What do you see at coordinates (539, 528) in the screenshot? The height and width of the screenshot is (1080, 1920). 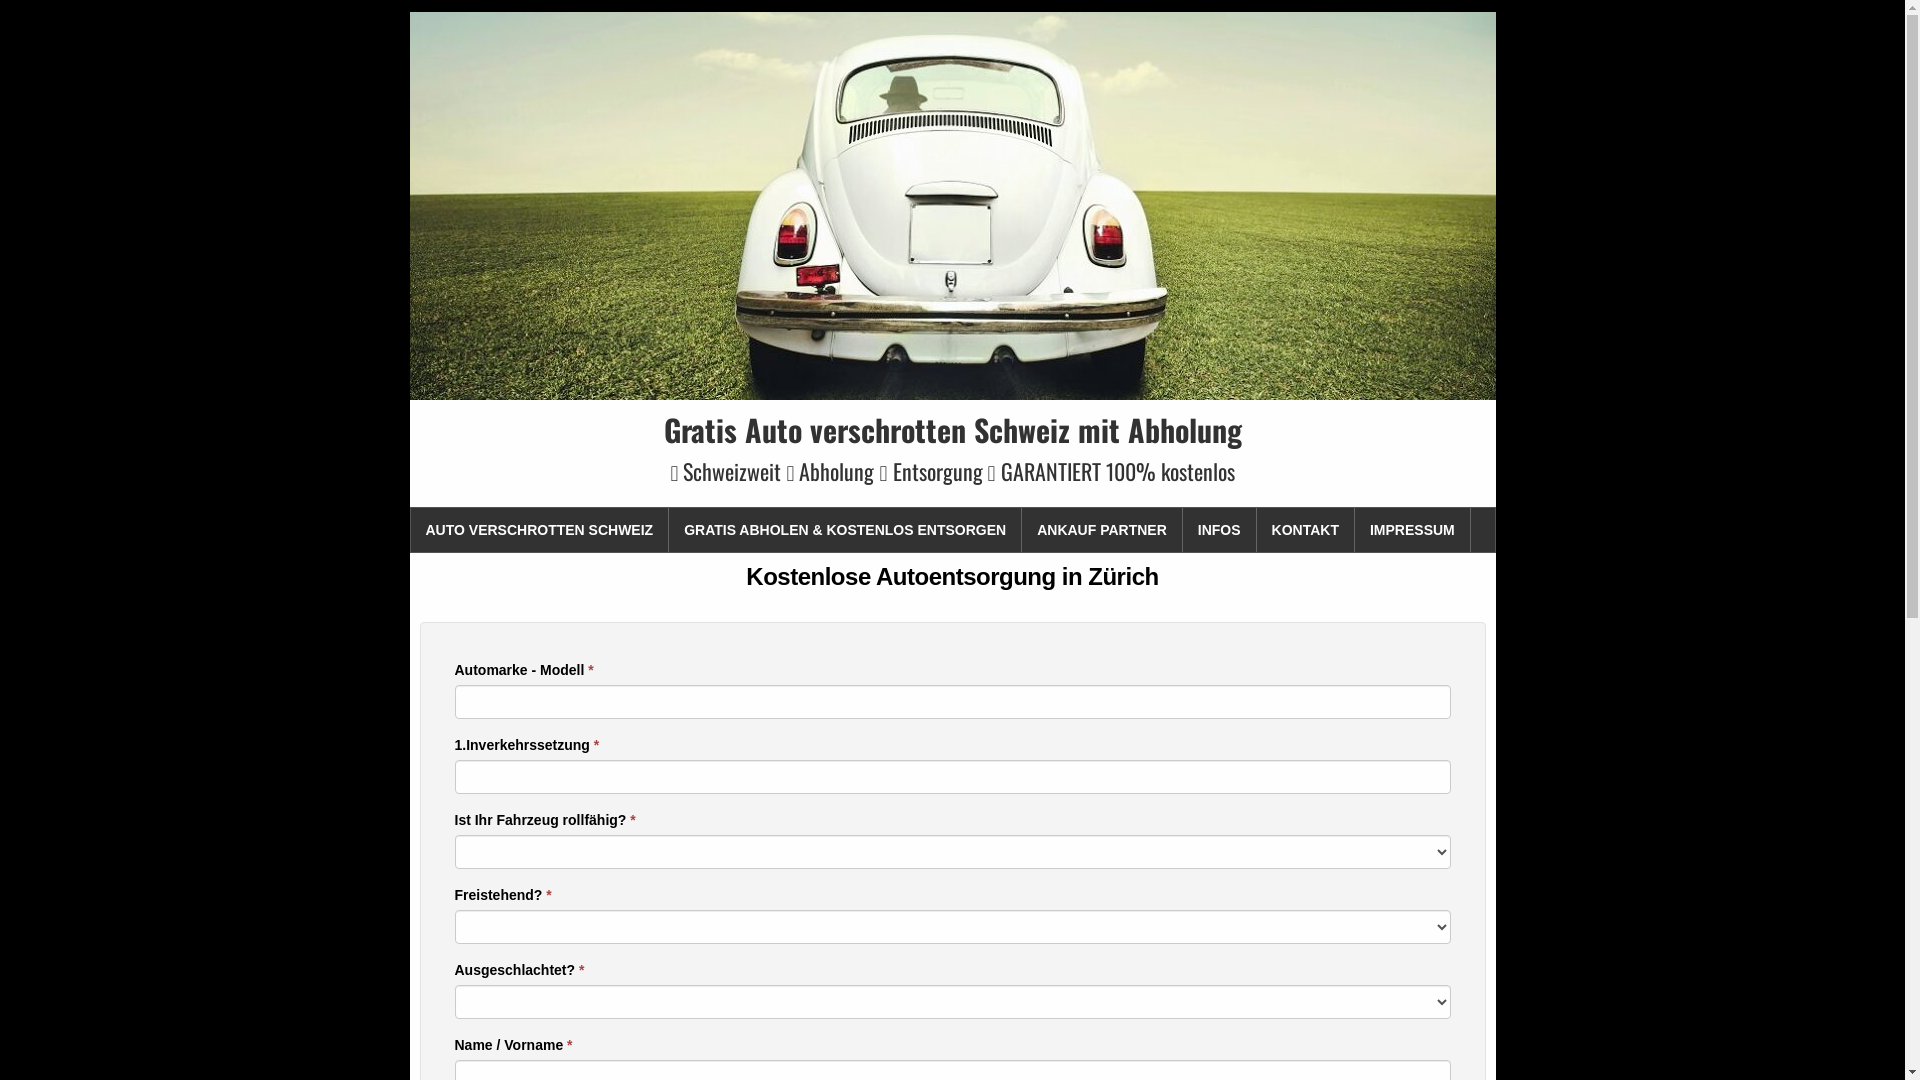 I see `'AUTO VERSCHROTTEN SCHWEIZ'` at bounding box center [539, 528].